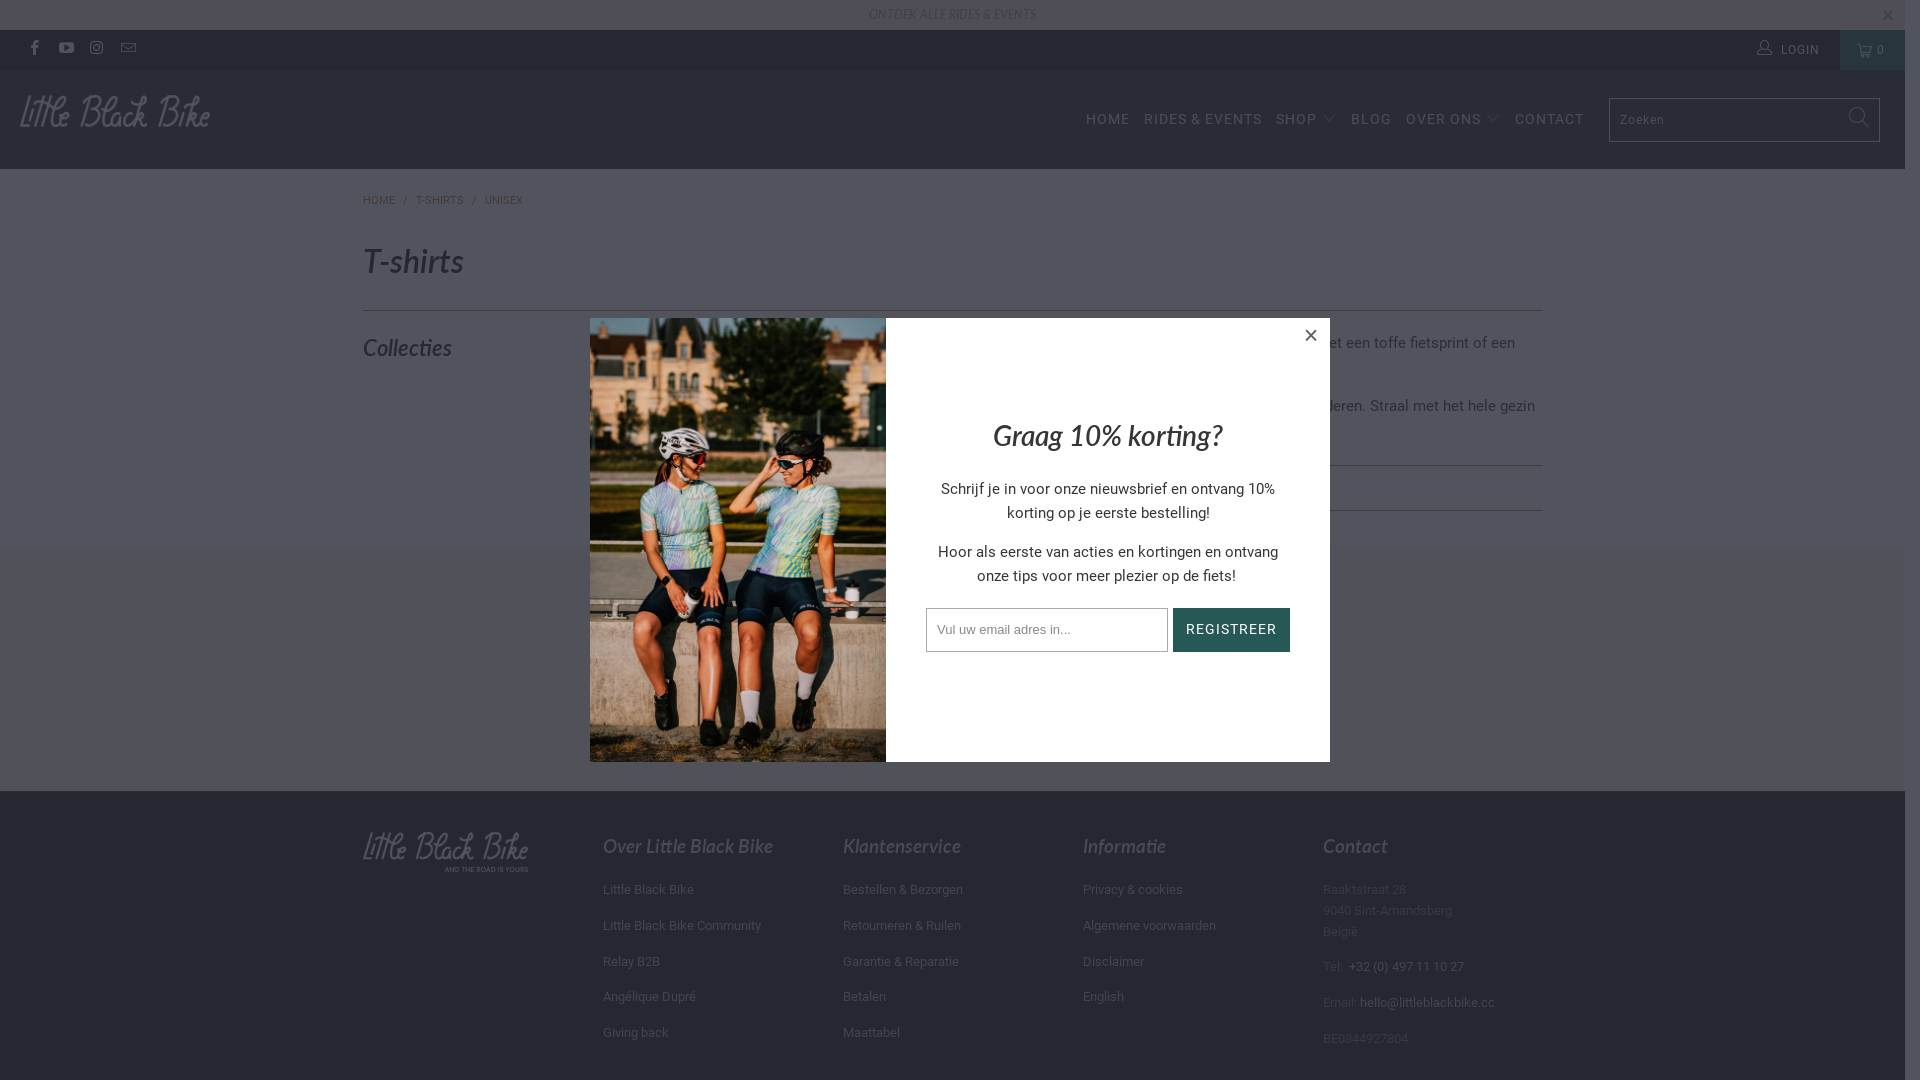 This screenshot has height=1080, width=1920. Describe the element at coordinates (951, 14) in the screenshot. I see `'ONTDEK ALLE RIDES & EVENTS'` at that location.